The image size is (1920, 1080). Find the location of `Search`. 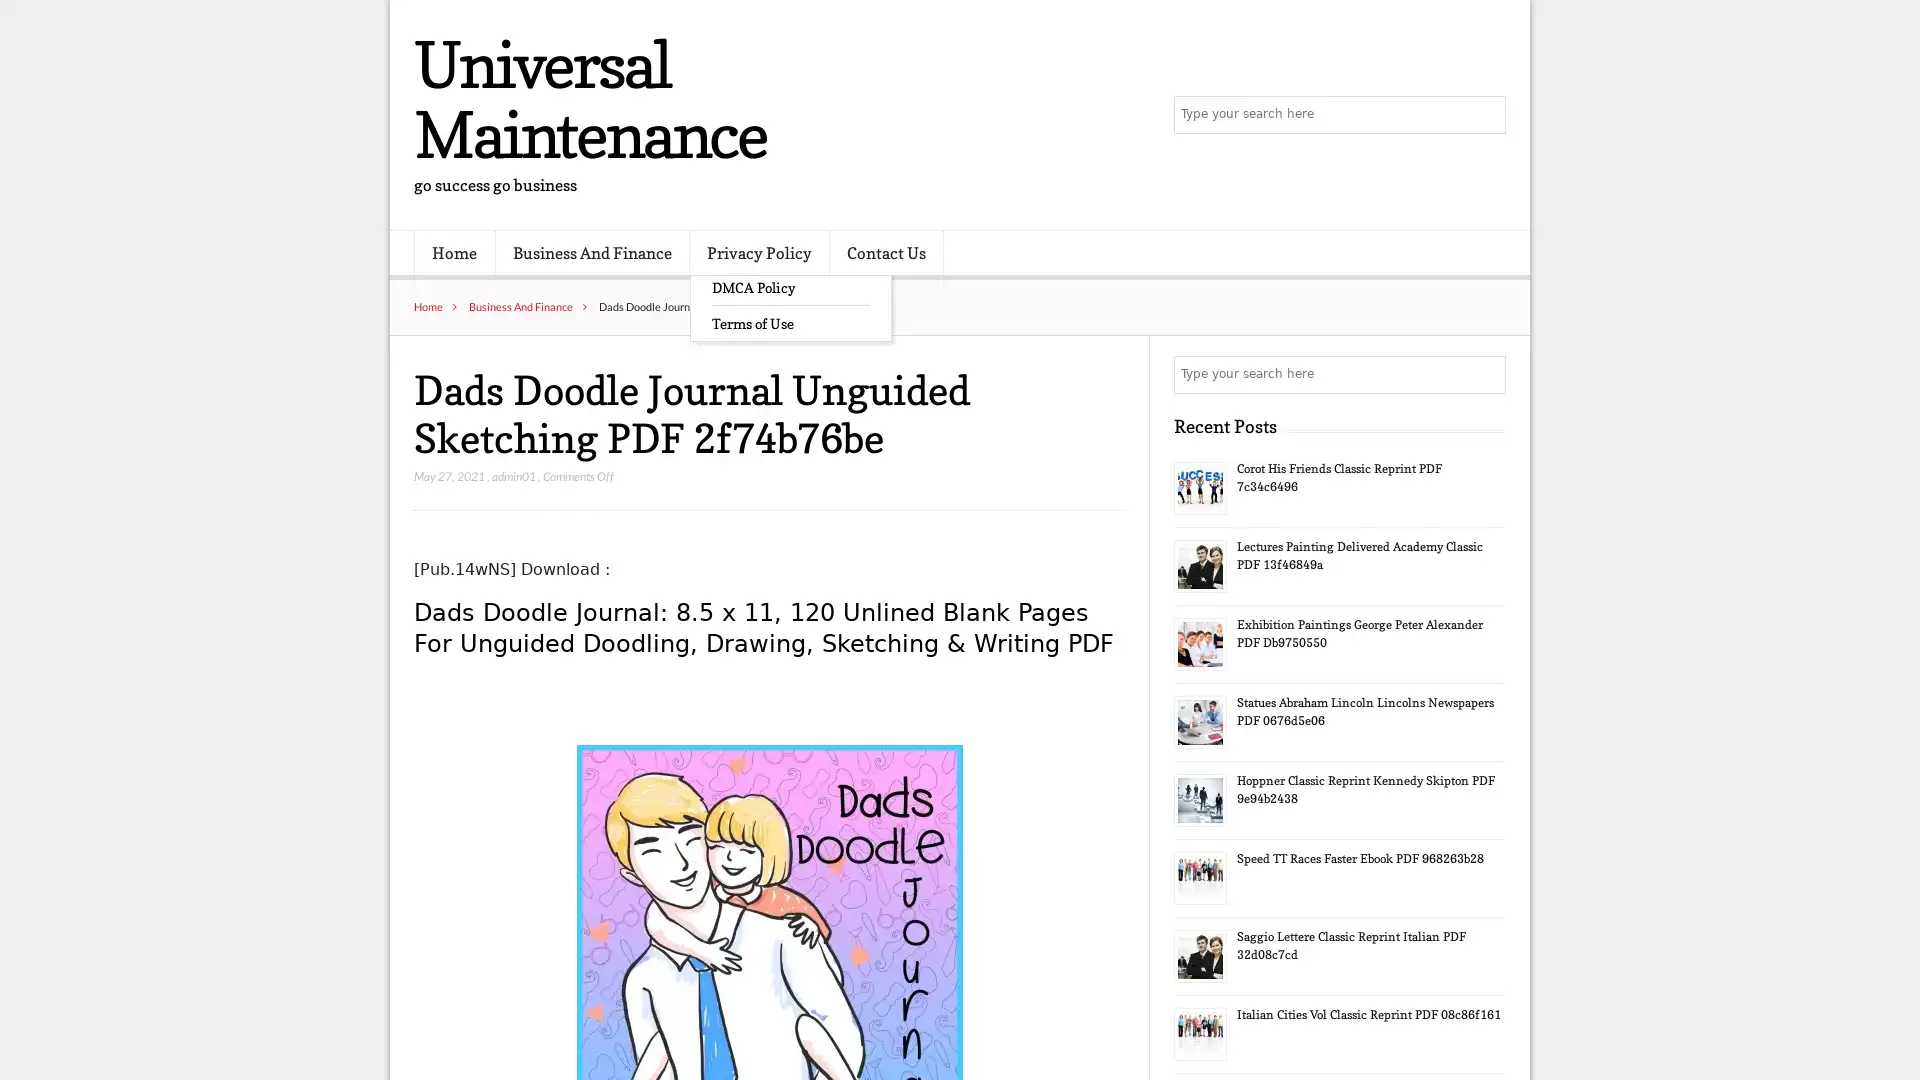

Search is located at coordinates (1485, 374).